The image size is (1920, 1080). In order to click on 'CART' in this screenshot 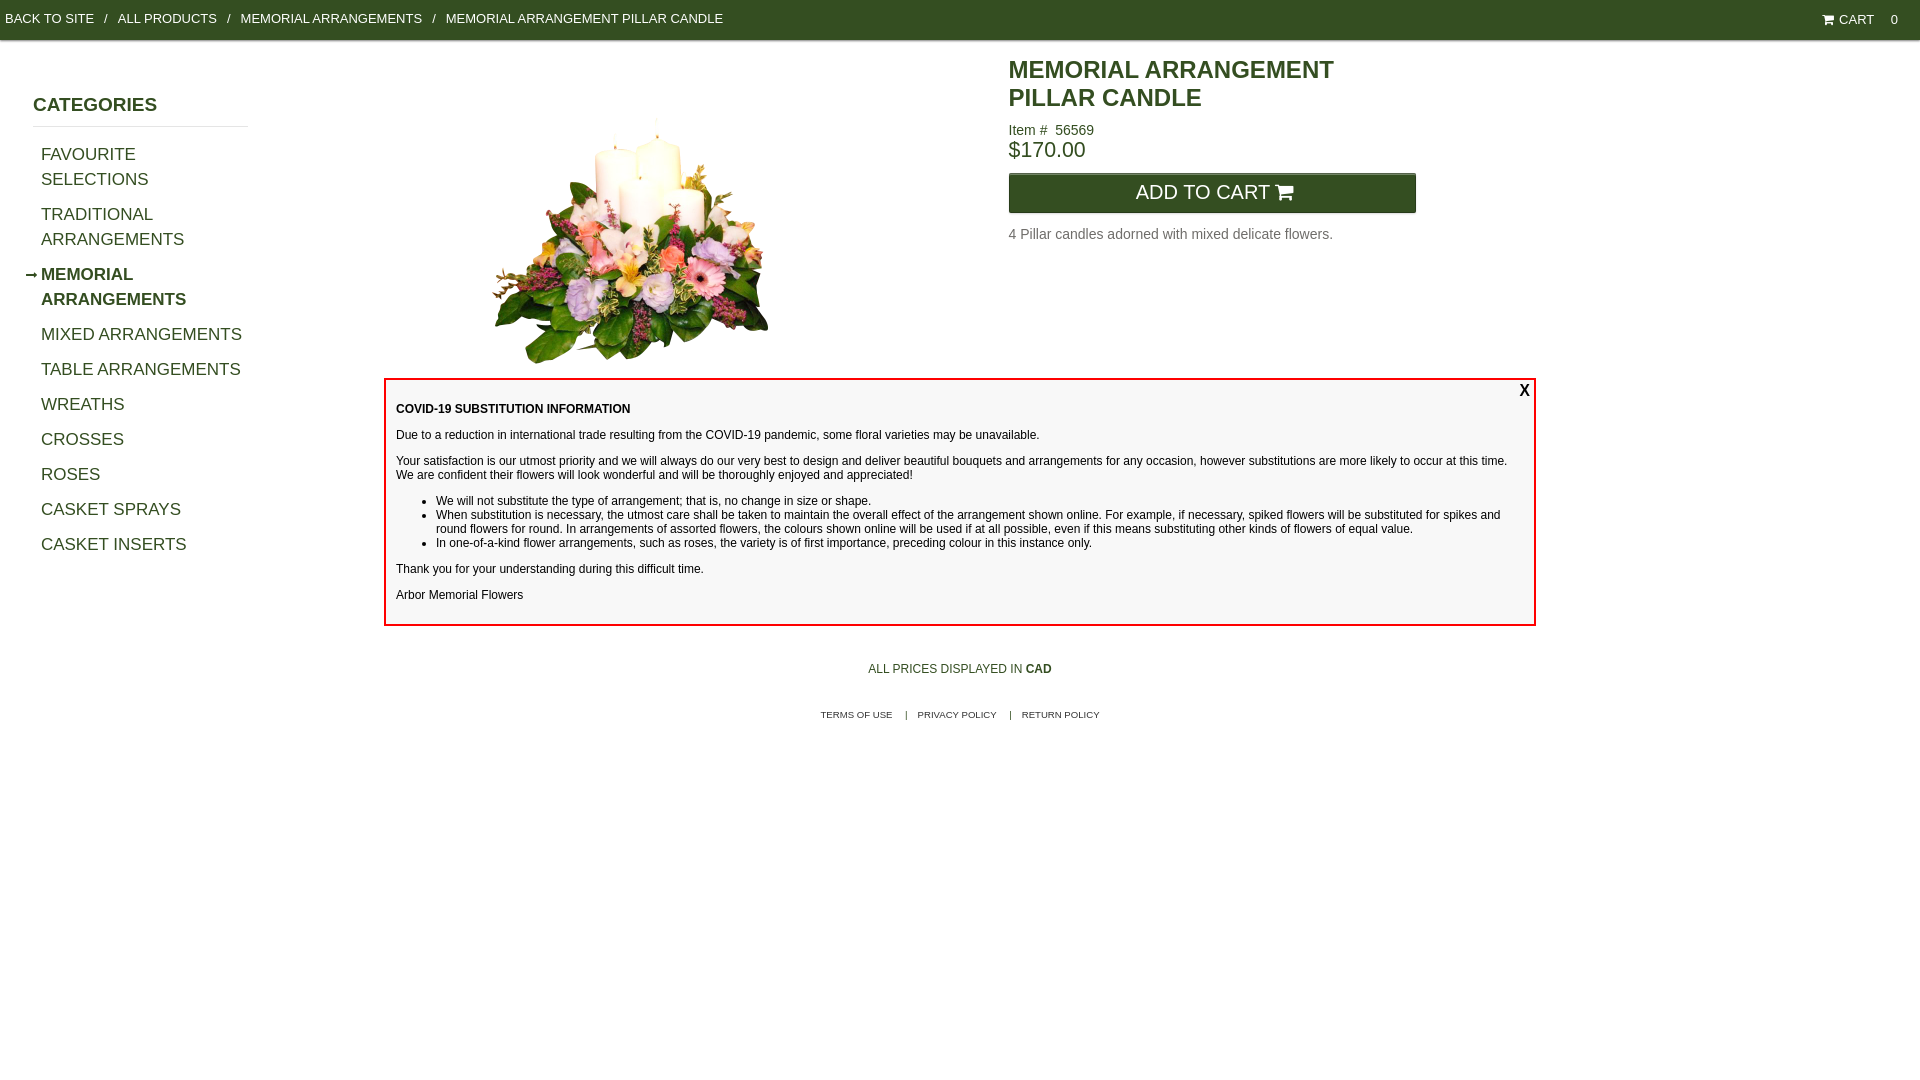, I will do `click(1820, 19)`.